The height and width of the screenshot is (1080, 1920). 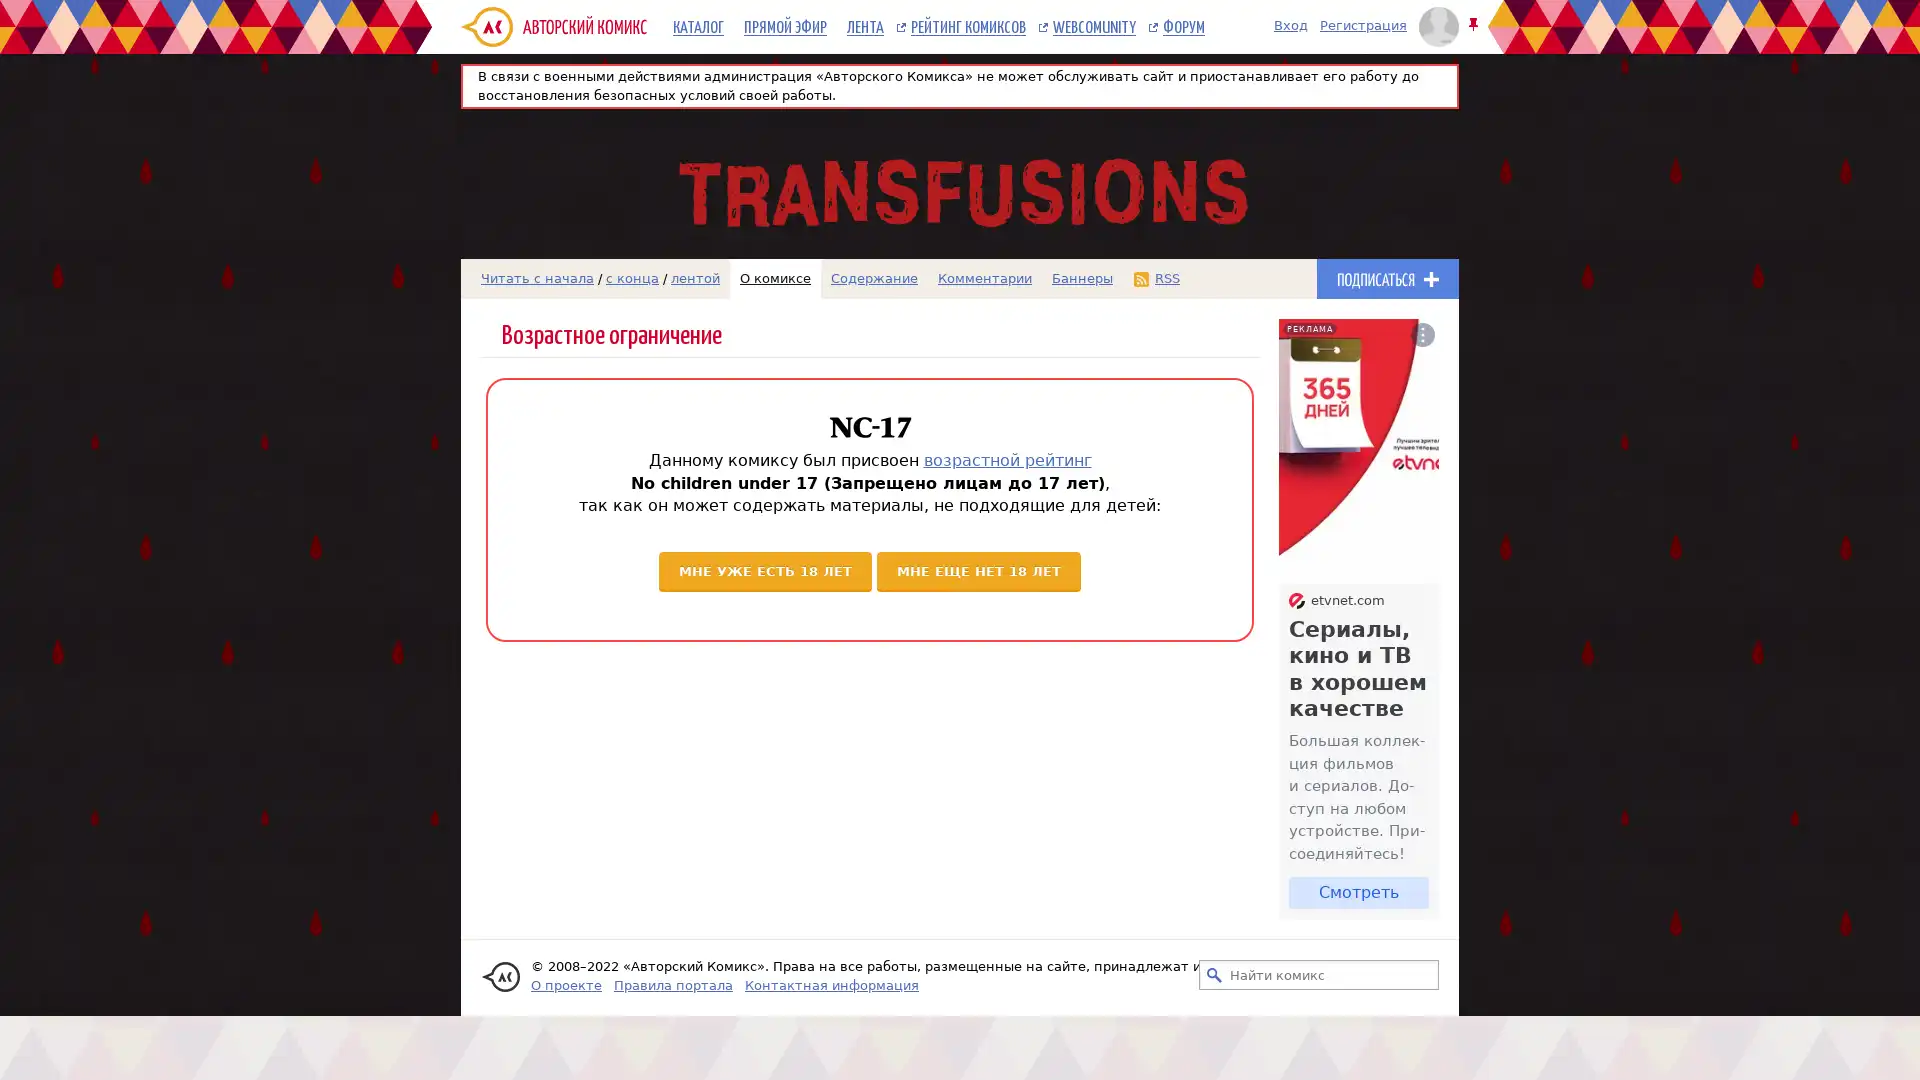 What do you see at coordinates (764, 570) in the screenshot?
I see `18` at bounding box center [764, 570].